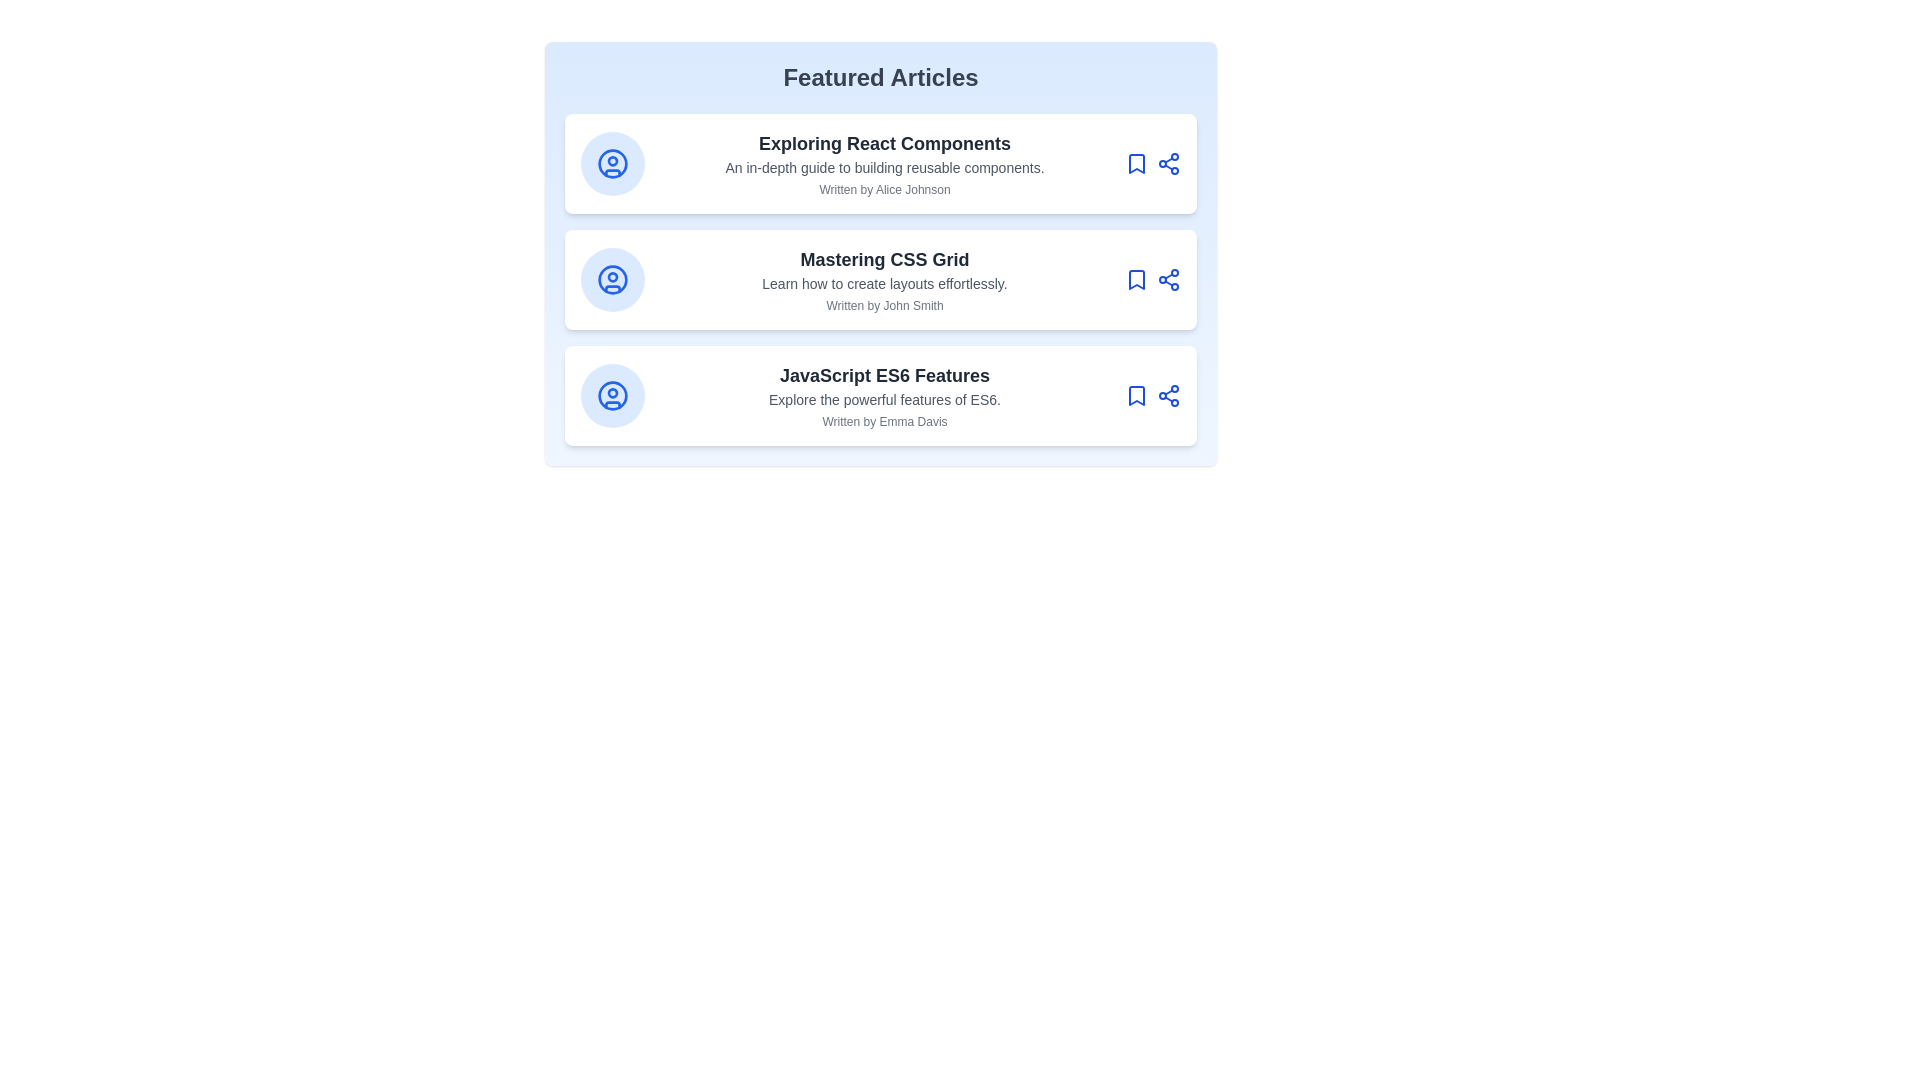  Describe the element at coordinates (1137, 396) in the screenshot. I see `the bookmark icon of the article card titled 'JavaScript ES6 Features'` at that location.